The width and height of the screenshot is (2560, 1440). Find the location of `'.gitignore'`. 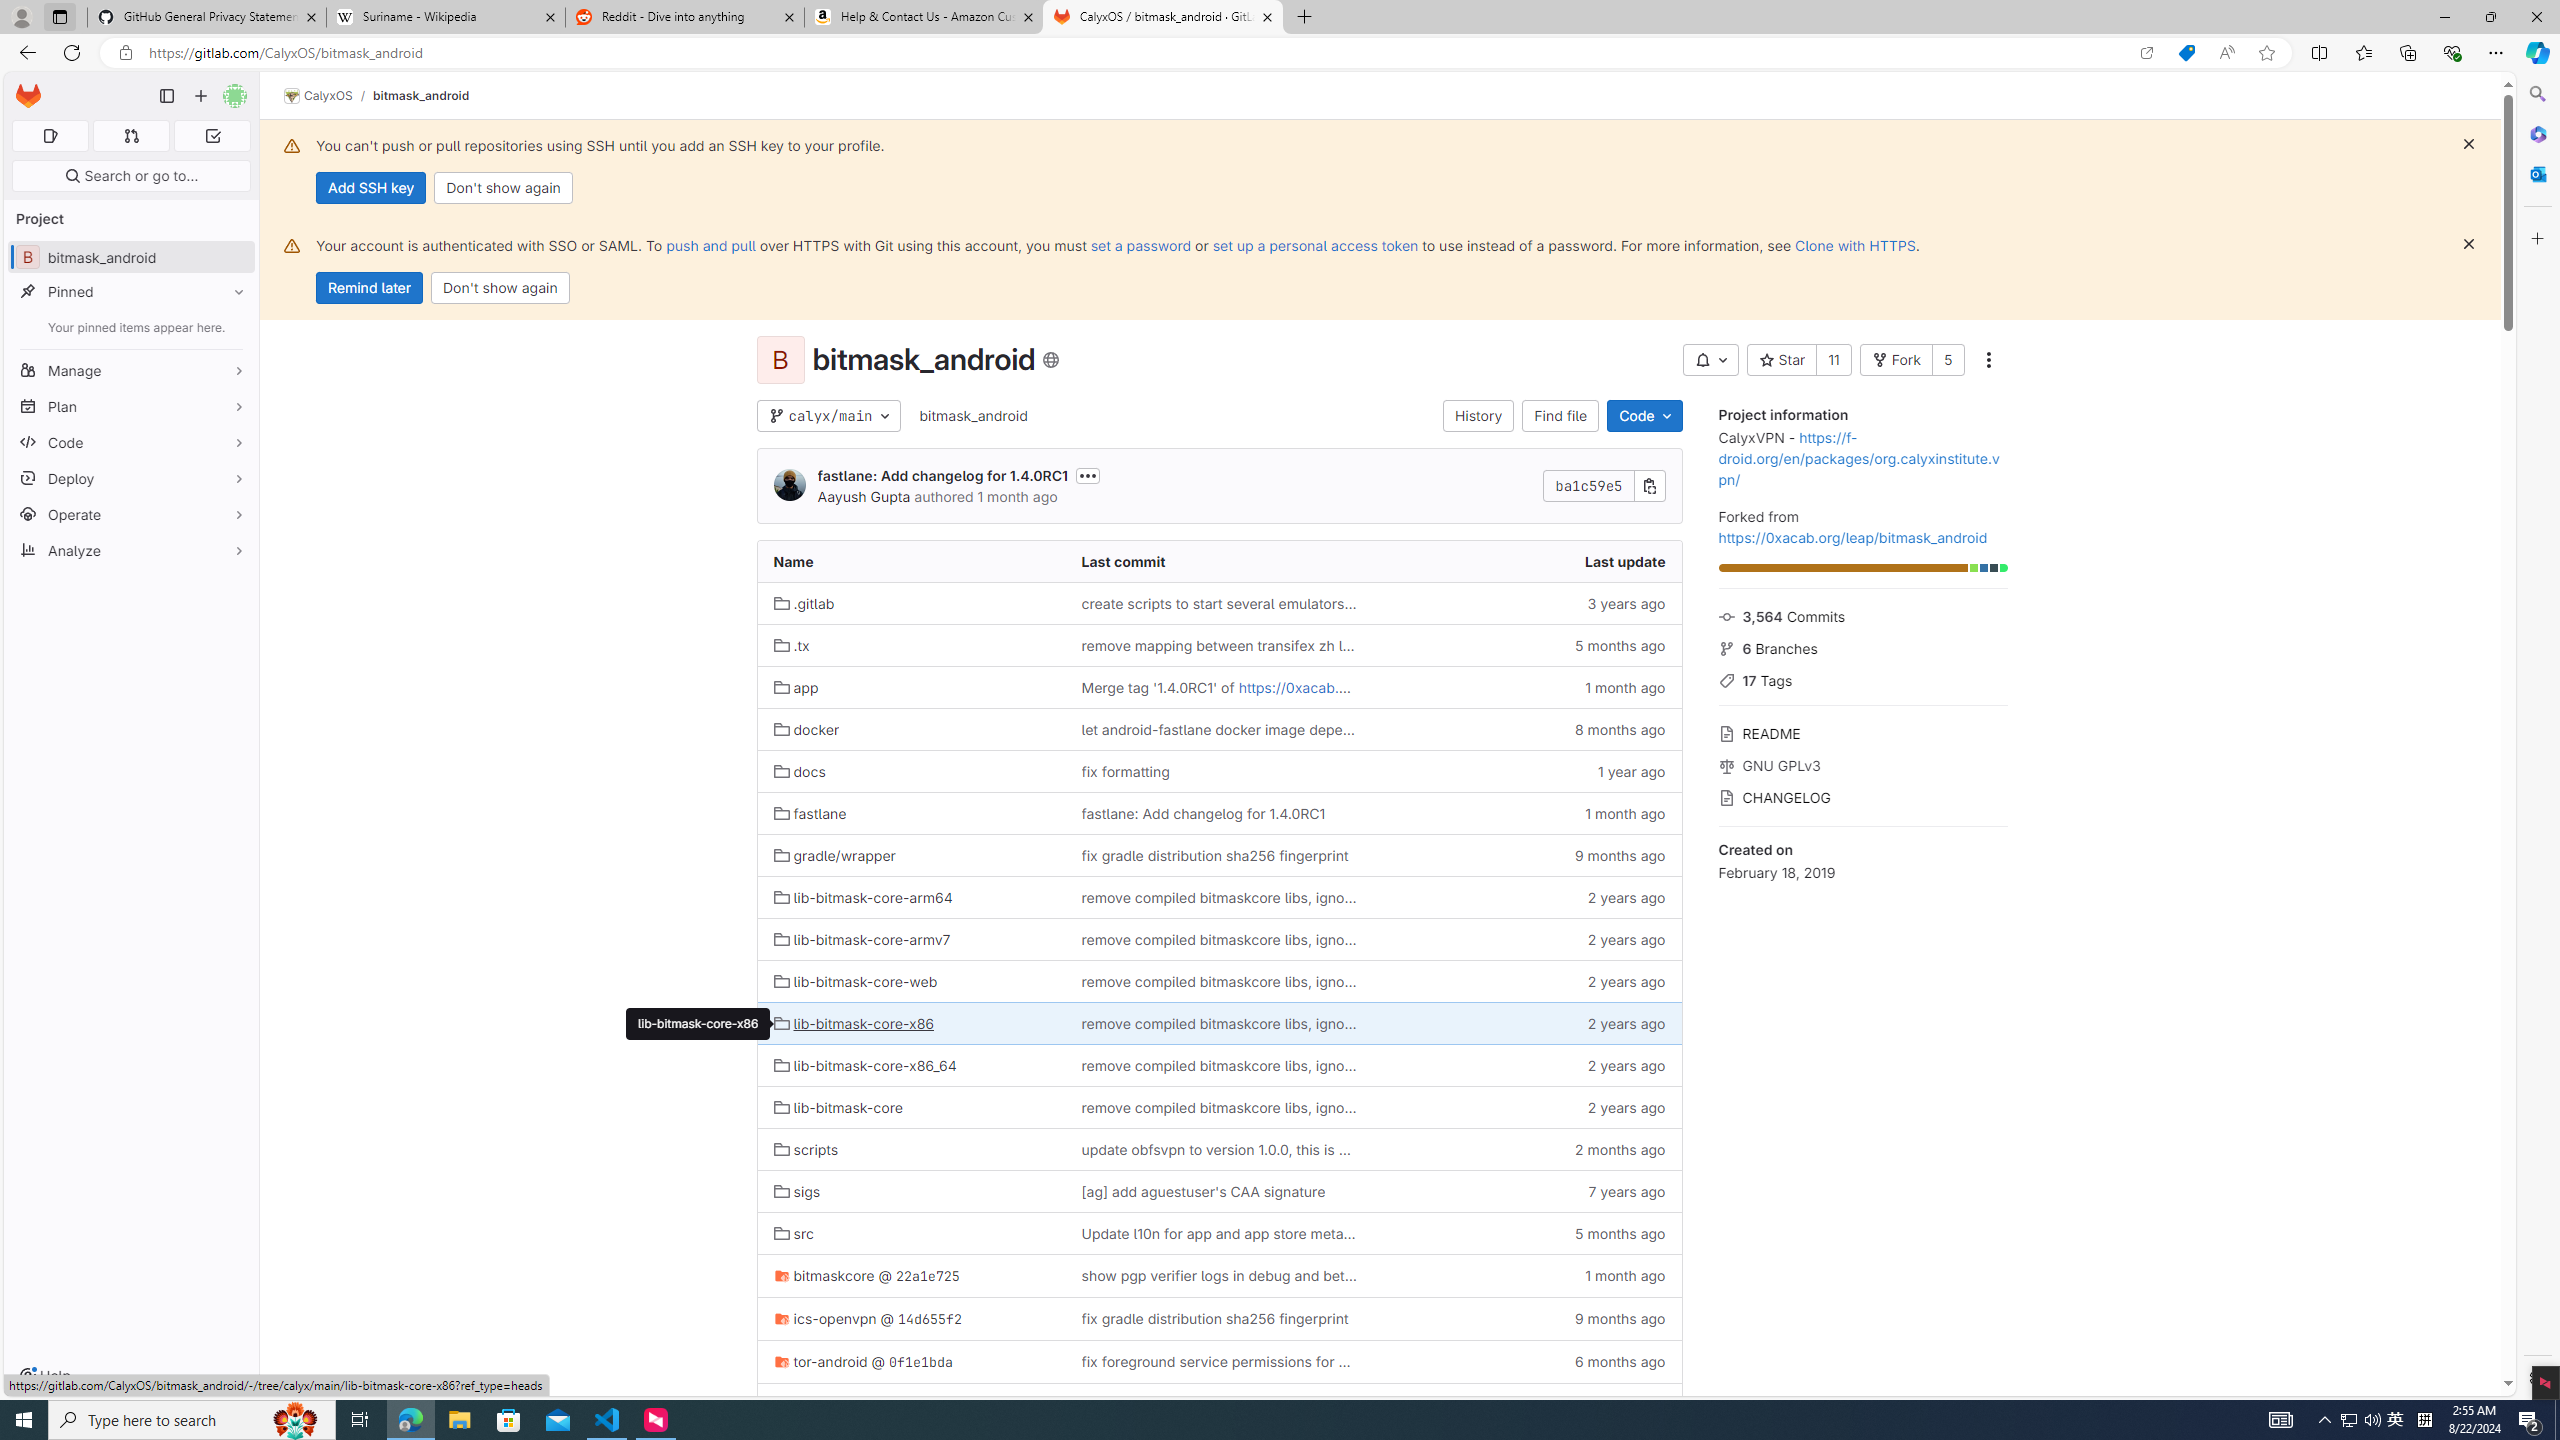

'.gitignore' is located at coordinates (910, 1403).